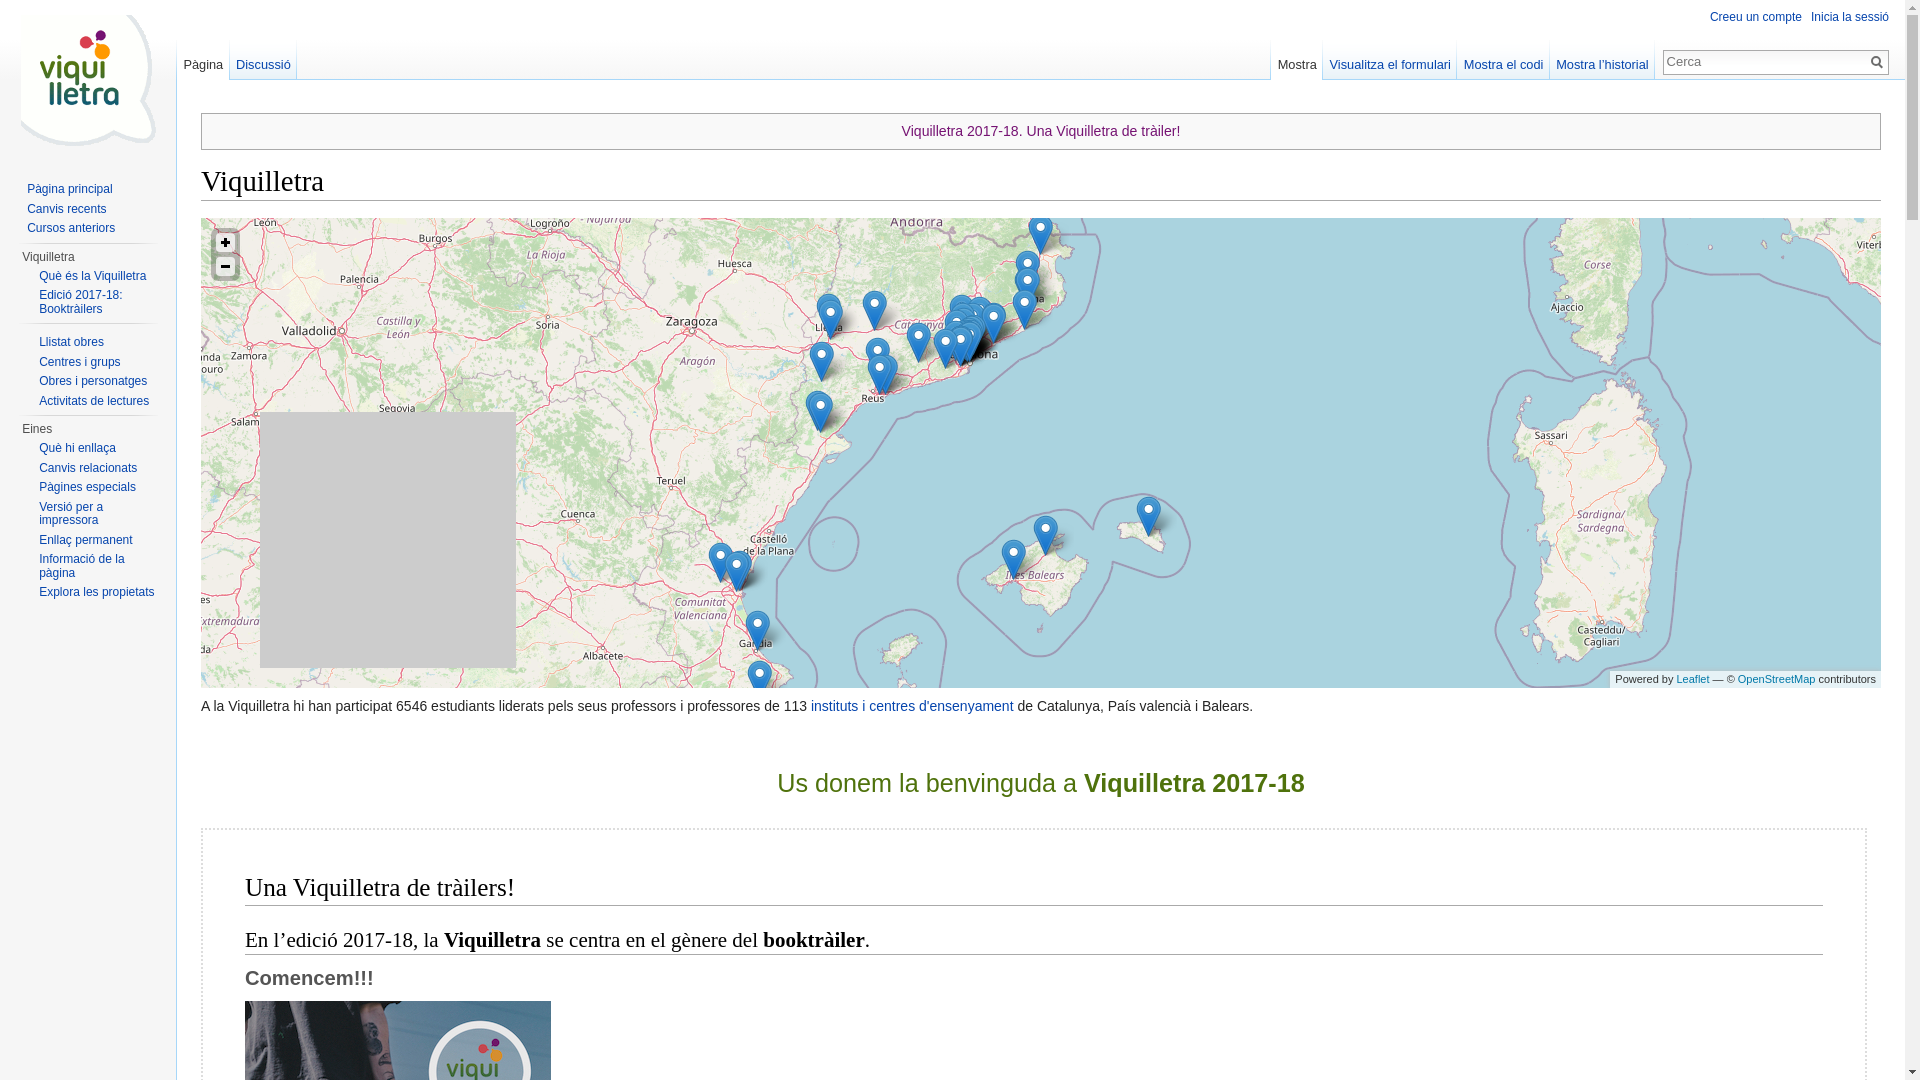  I want to click on 'instituts i centres d'ensenyament', so click(911, 704).